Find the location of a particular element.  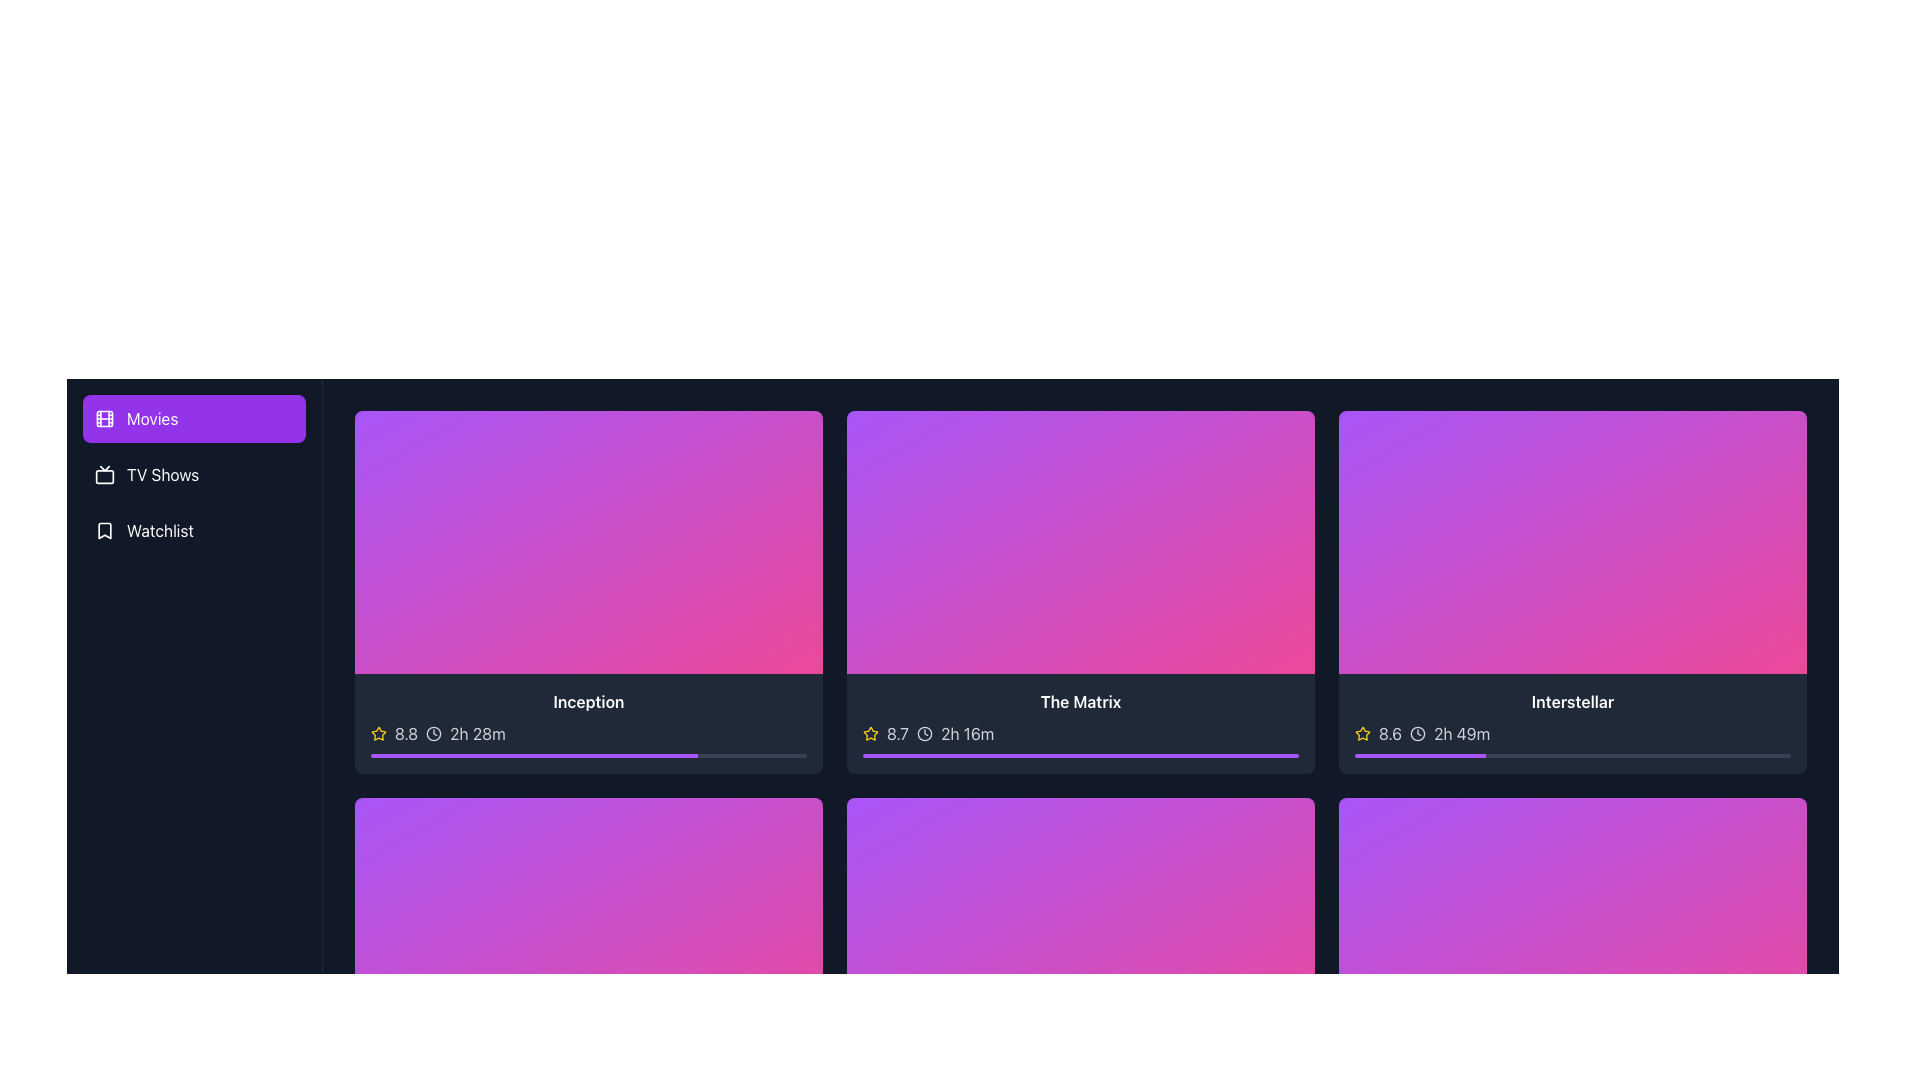

the 'TV Shows' icon located in the second item of the vertical list in the left sidebar menu is located at coordinates (104, 474).